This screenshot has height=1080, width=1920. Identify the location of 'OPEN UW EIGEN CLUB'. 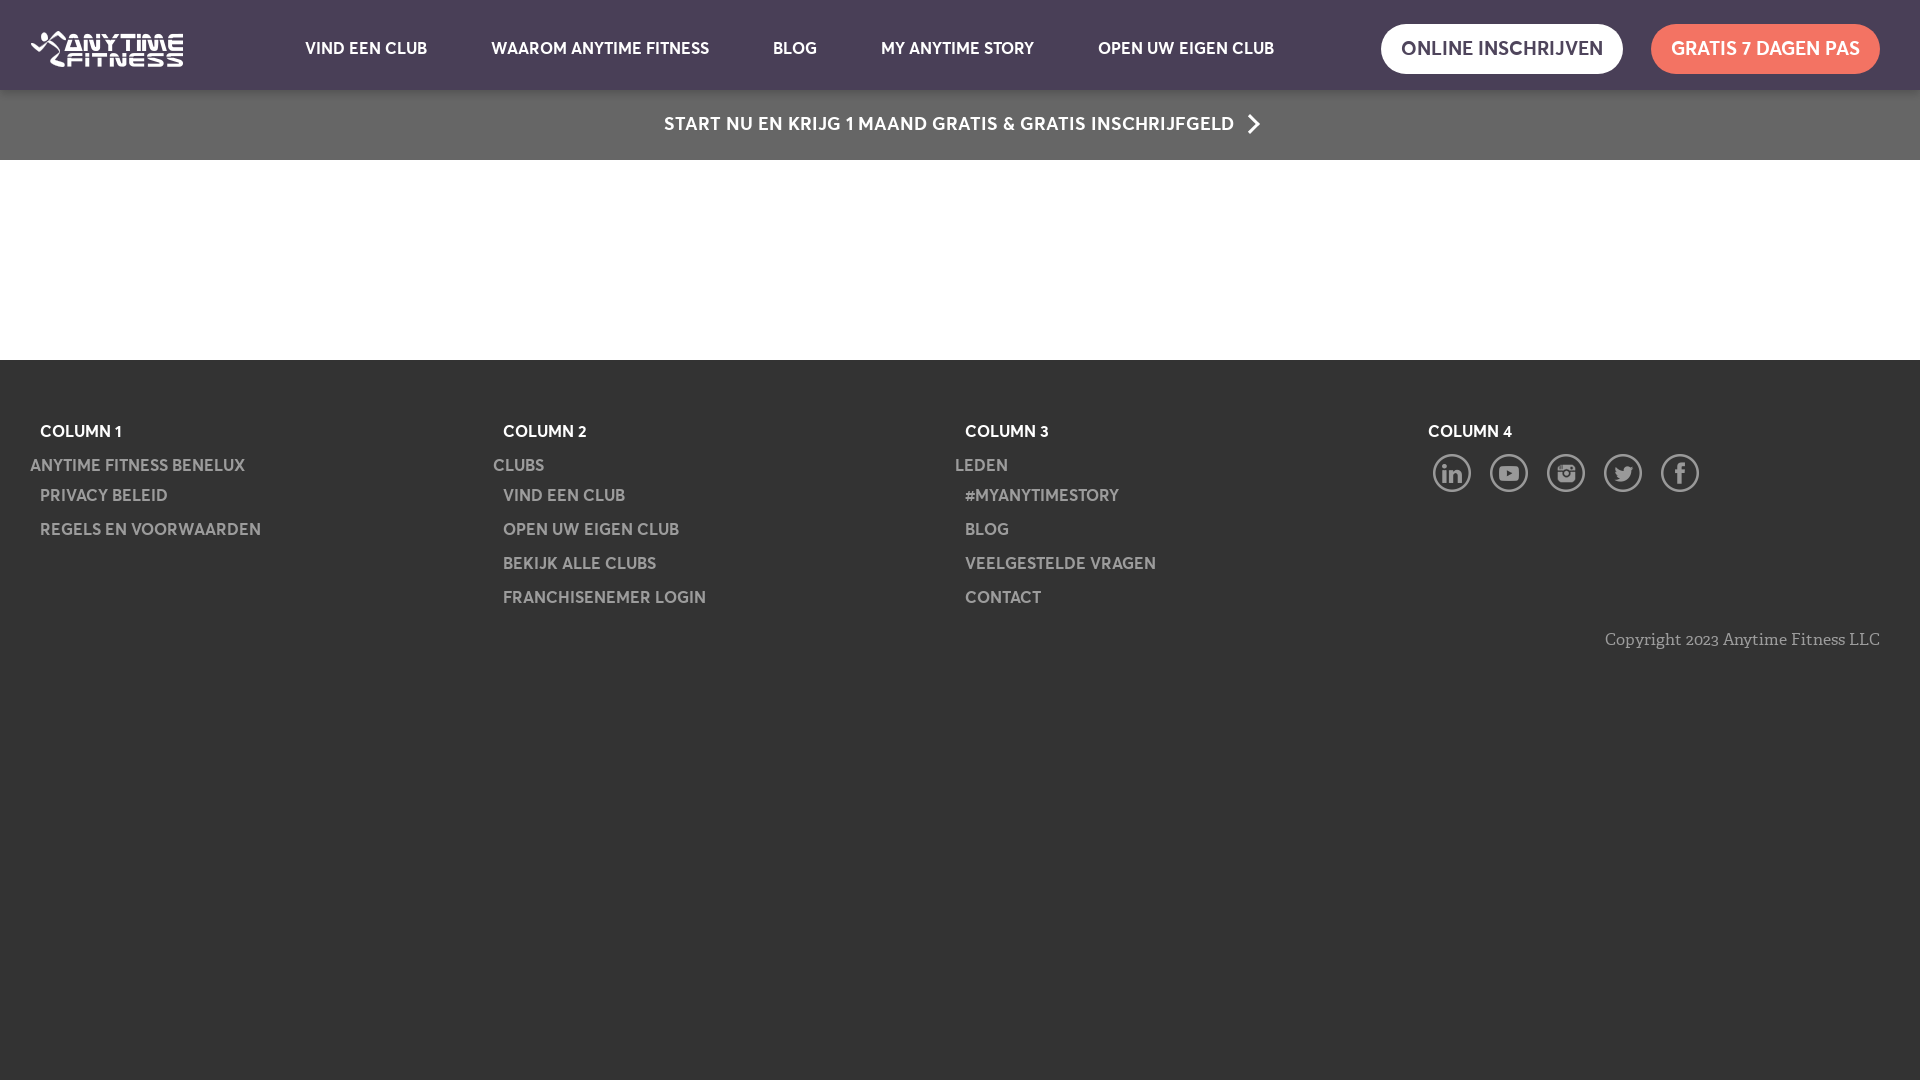
(491, 527).